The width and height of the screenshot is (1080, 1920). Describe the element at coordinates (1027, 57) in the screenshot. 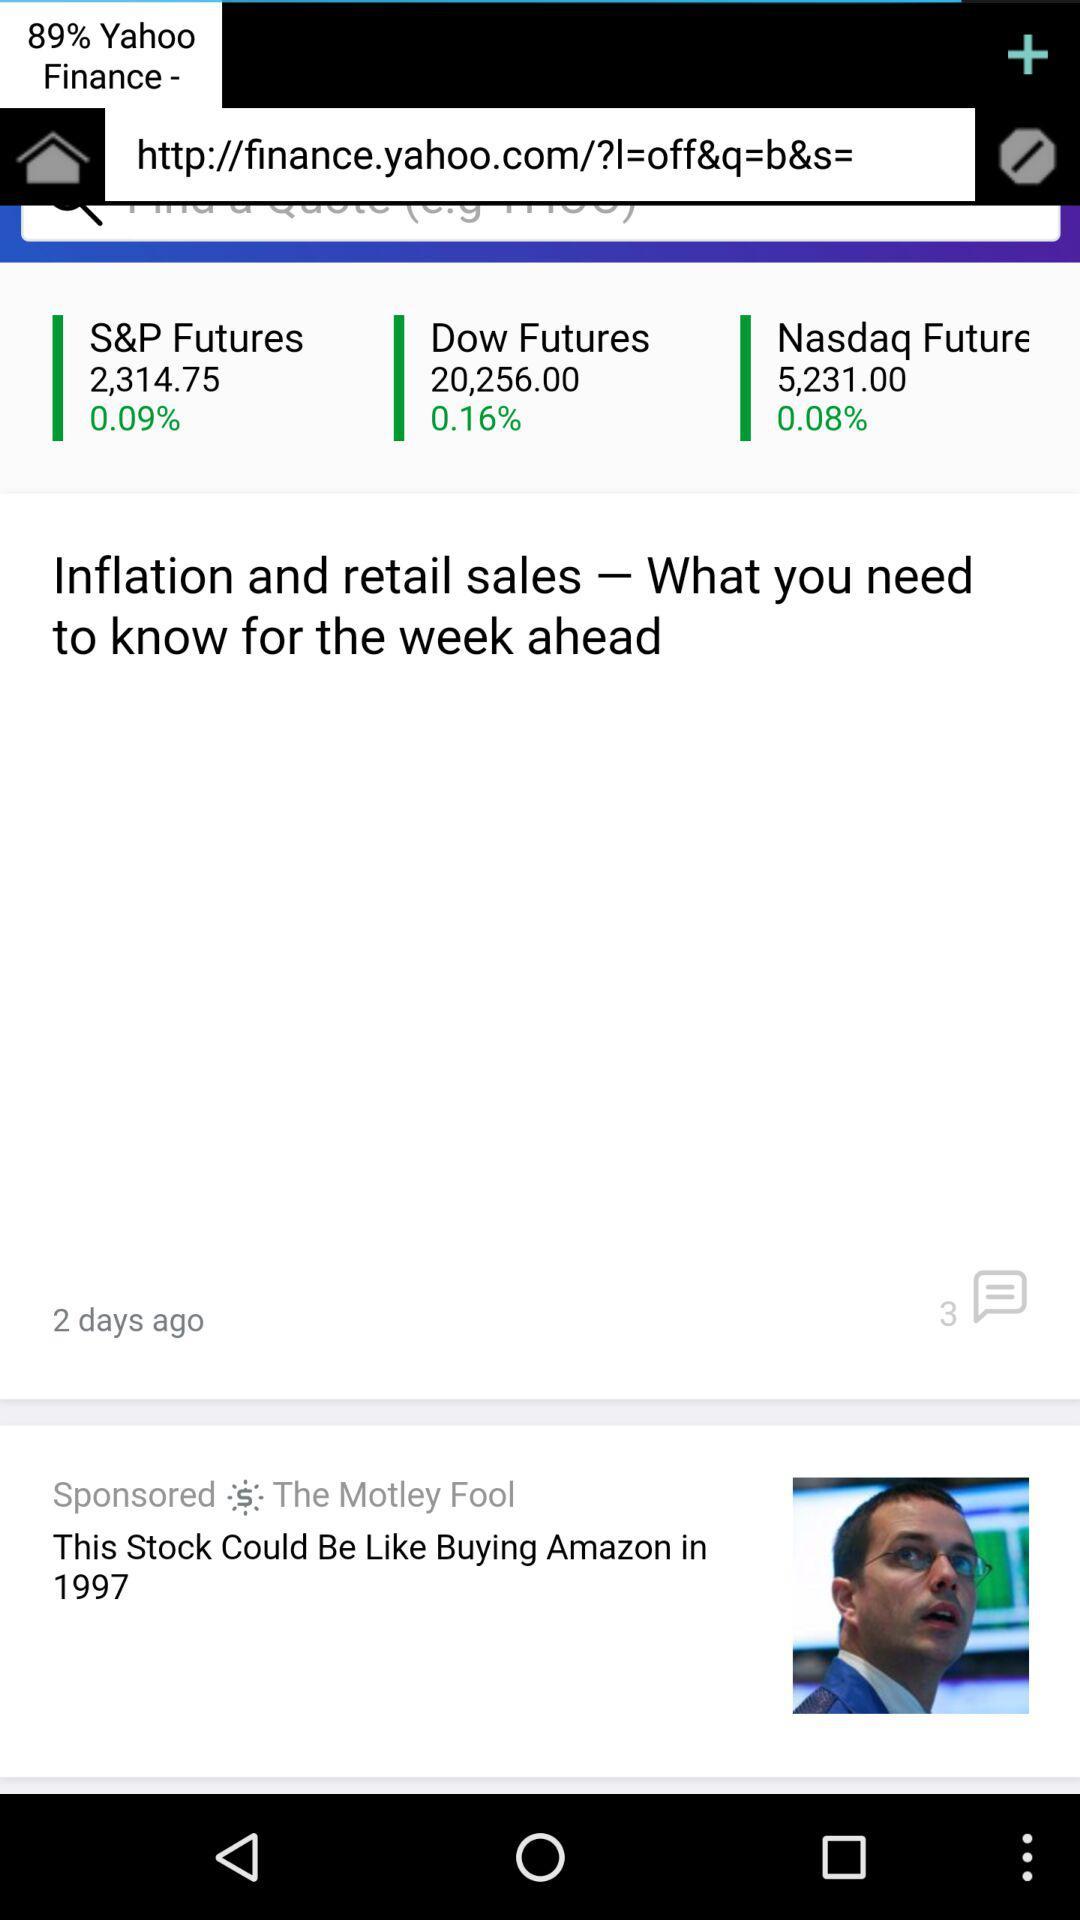

I see `the add icon` at that location.